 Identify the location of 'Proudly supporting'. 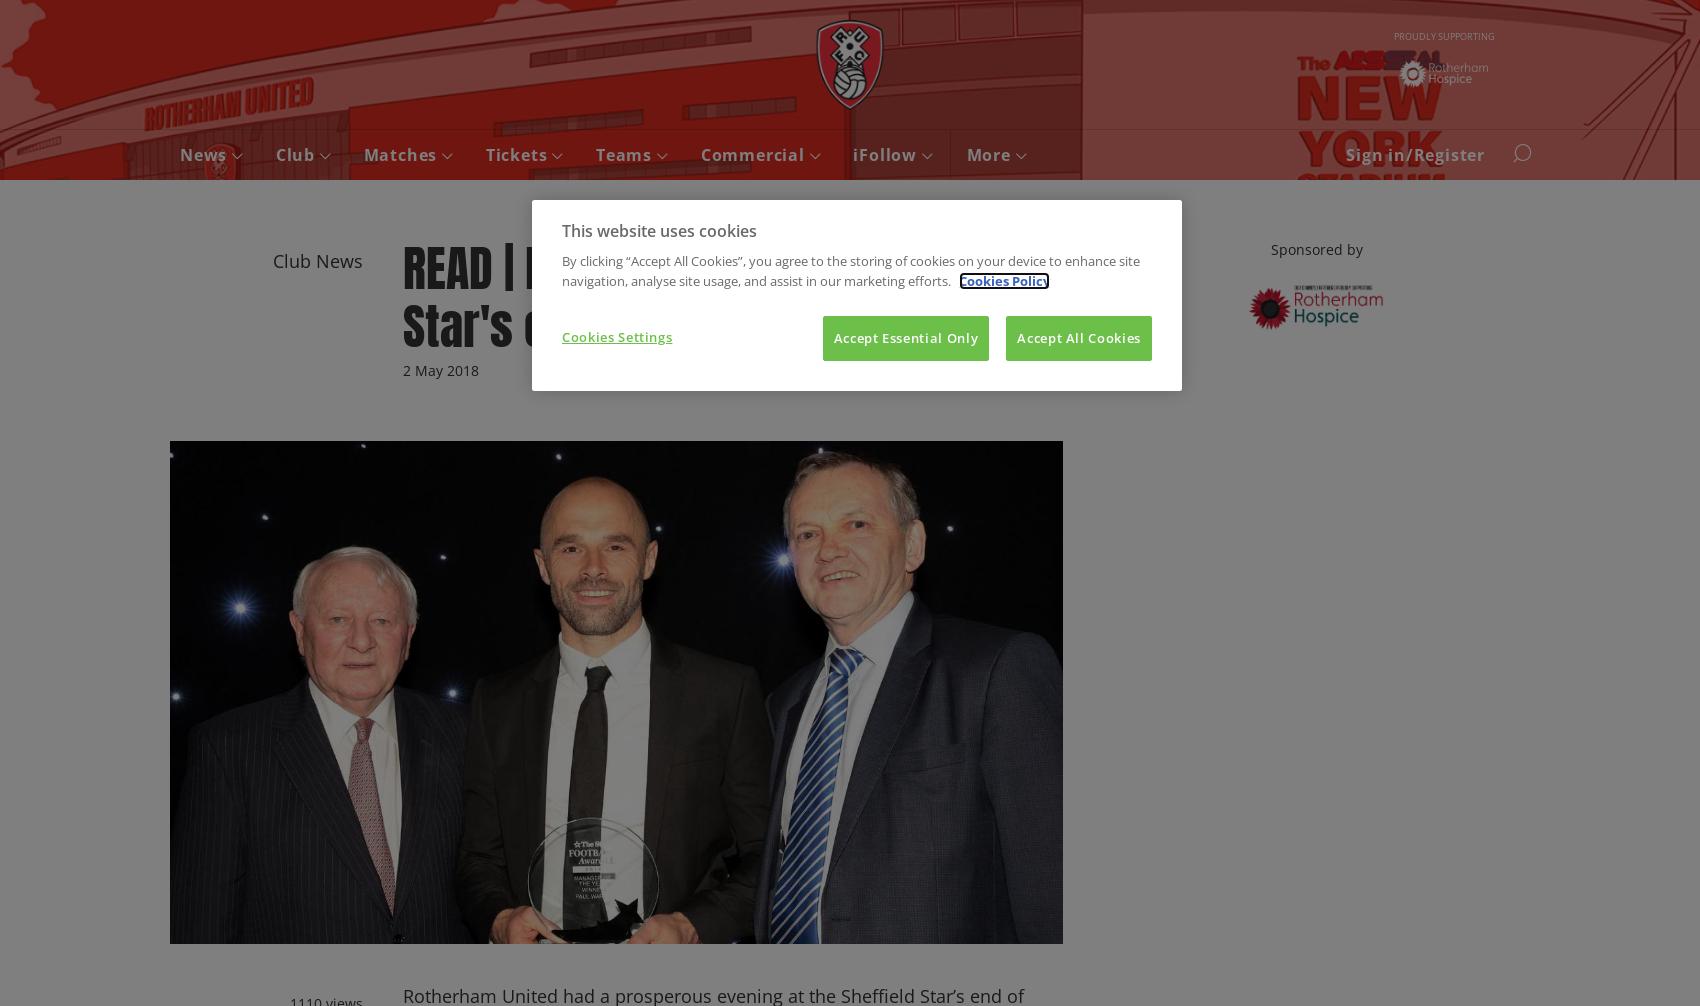
(1442, 35).